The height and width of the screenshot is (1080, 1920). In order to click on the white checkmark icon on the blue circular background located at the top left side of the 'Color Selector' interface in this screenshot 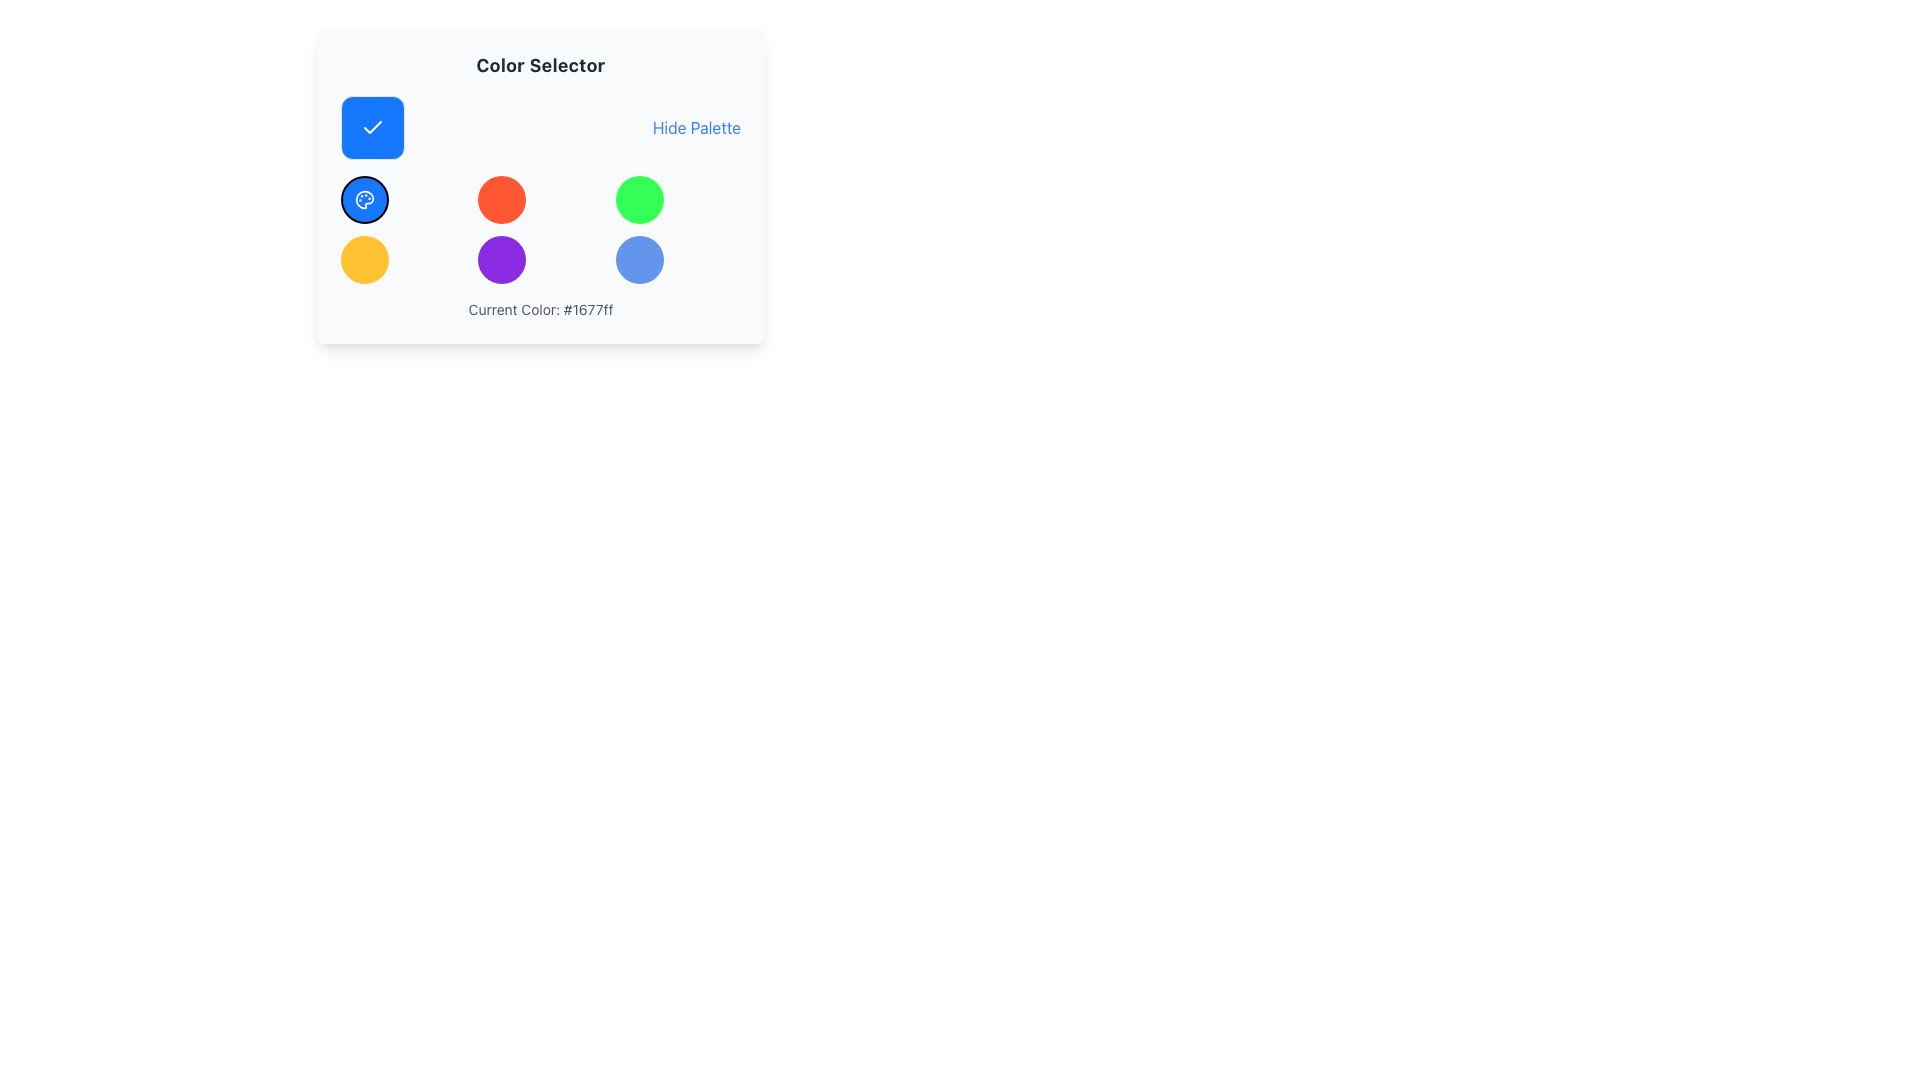, I will do `click(373, 127)`.